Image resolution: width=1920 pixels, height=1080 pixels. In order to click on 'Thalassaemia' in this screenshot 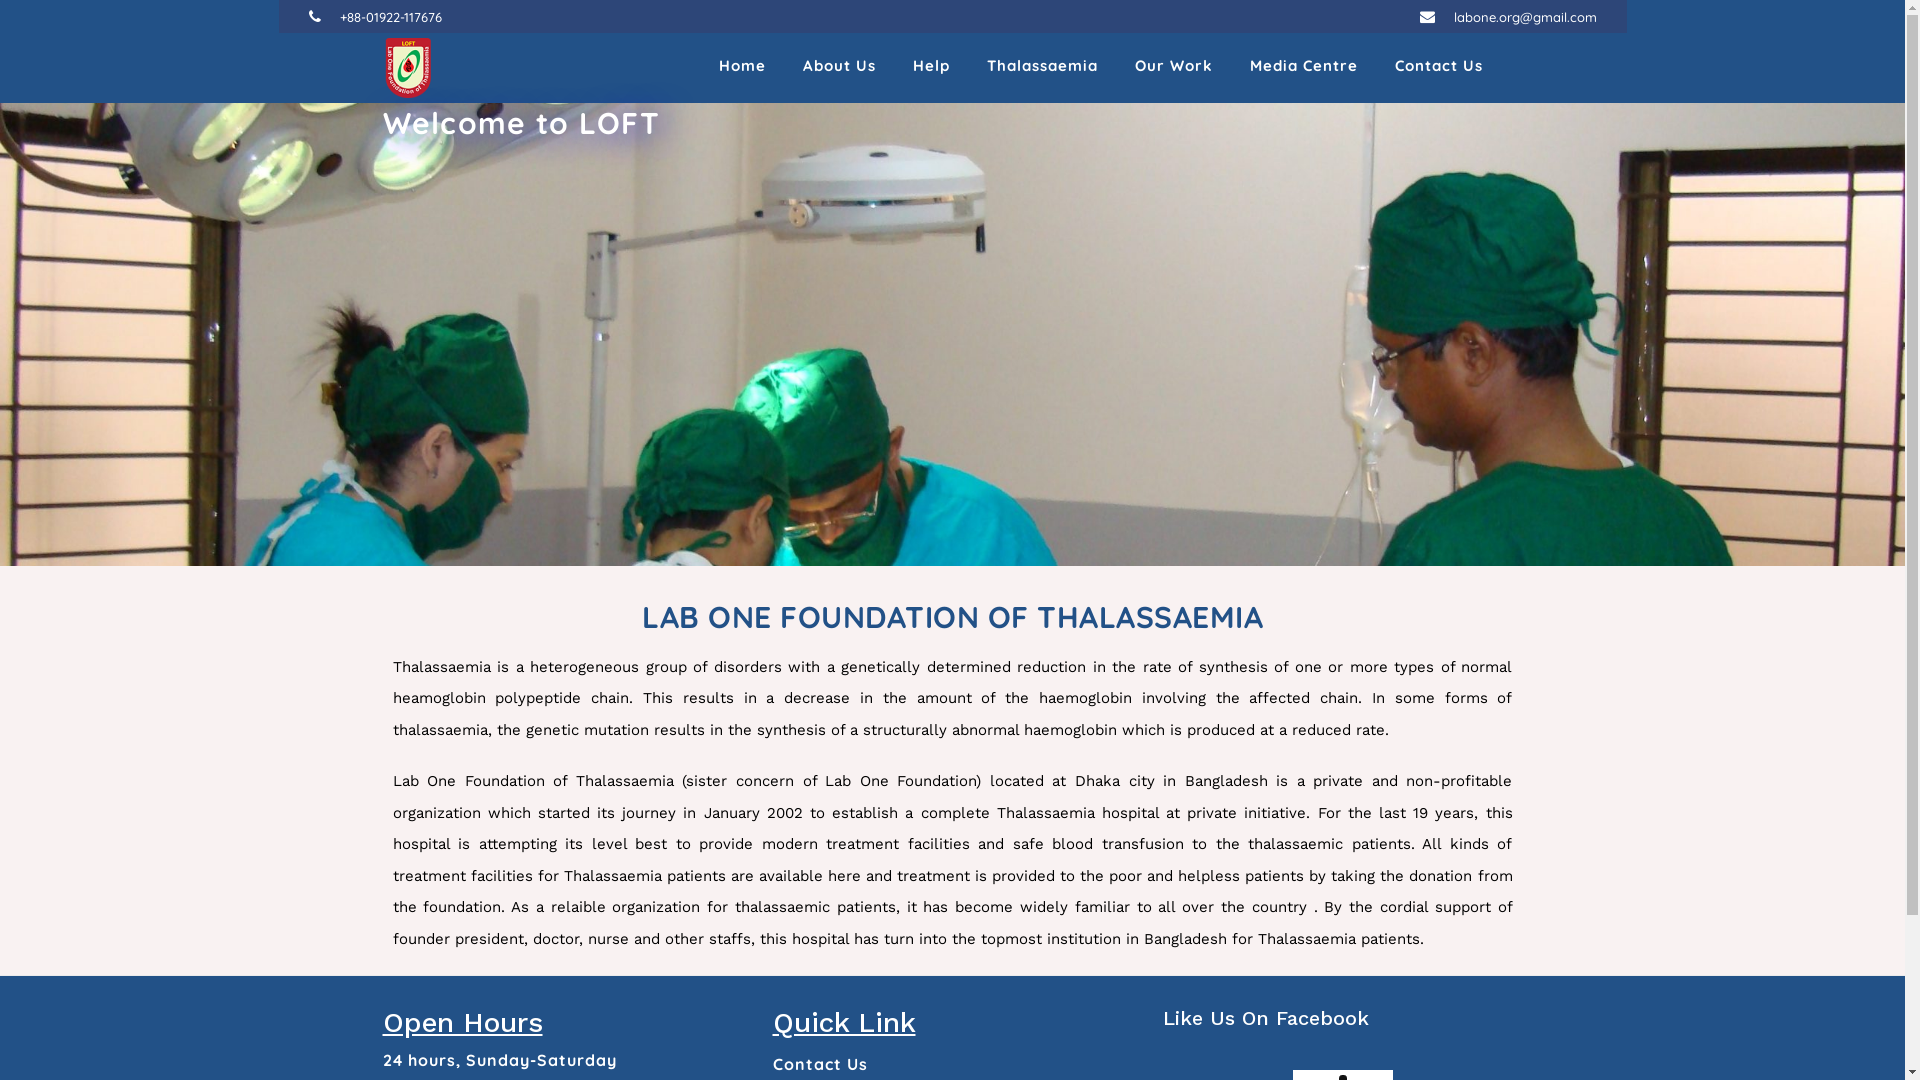, I will do `click(1040, 67)`.